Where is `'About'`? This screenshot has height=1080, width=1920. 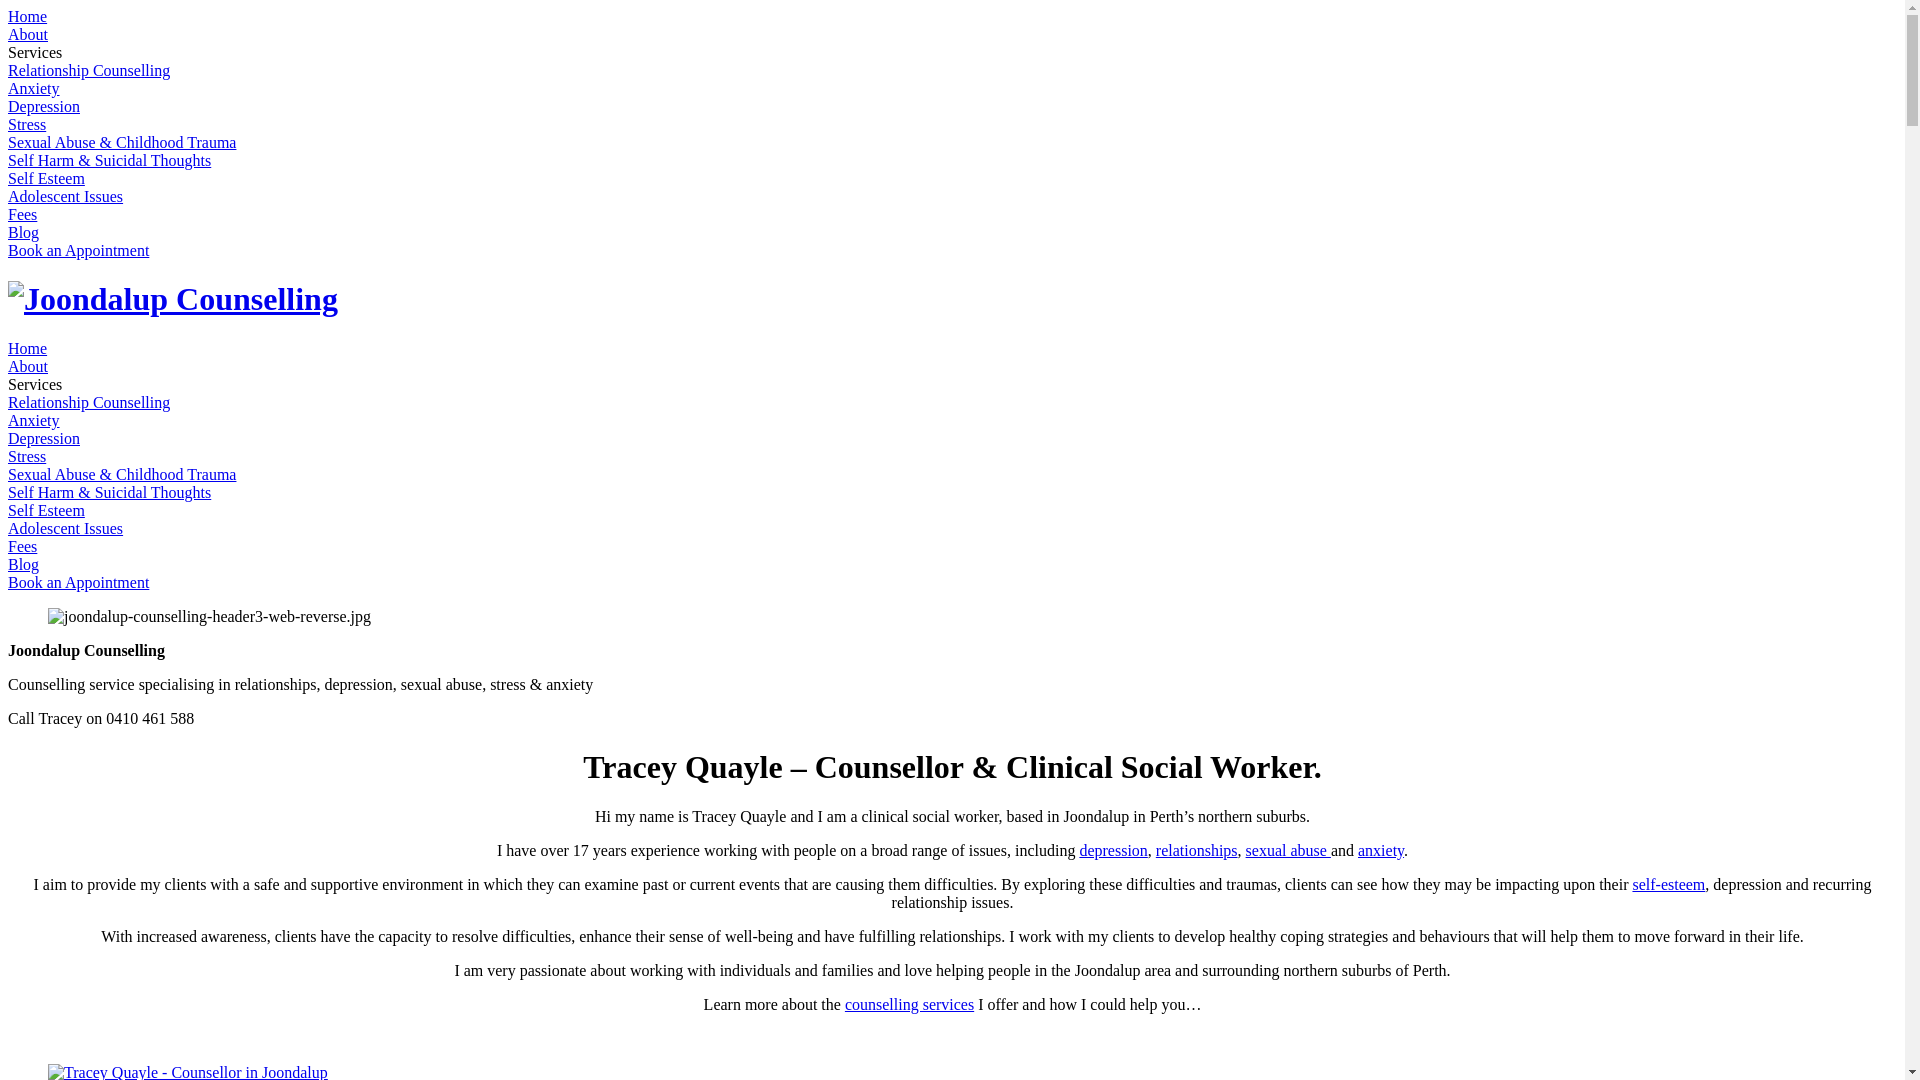 'About' is located at coordinates (28, 366).